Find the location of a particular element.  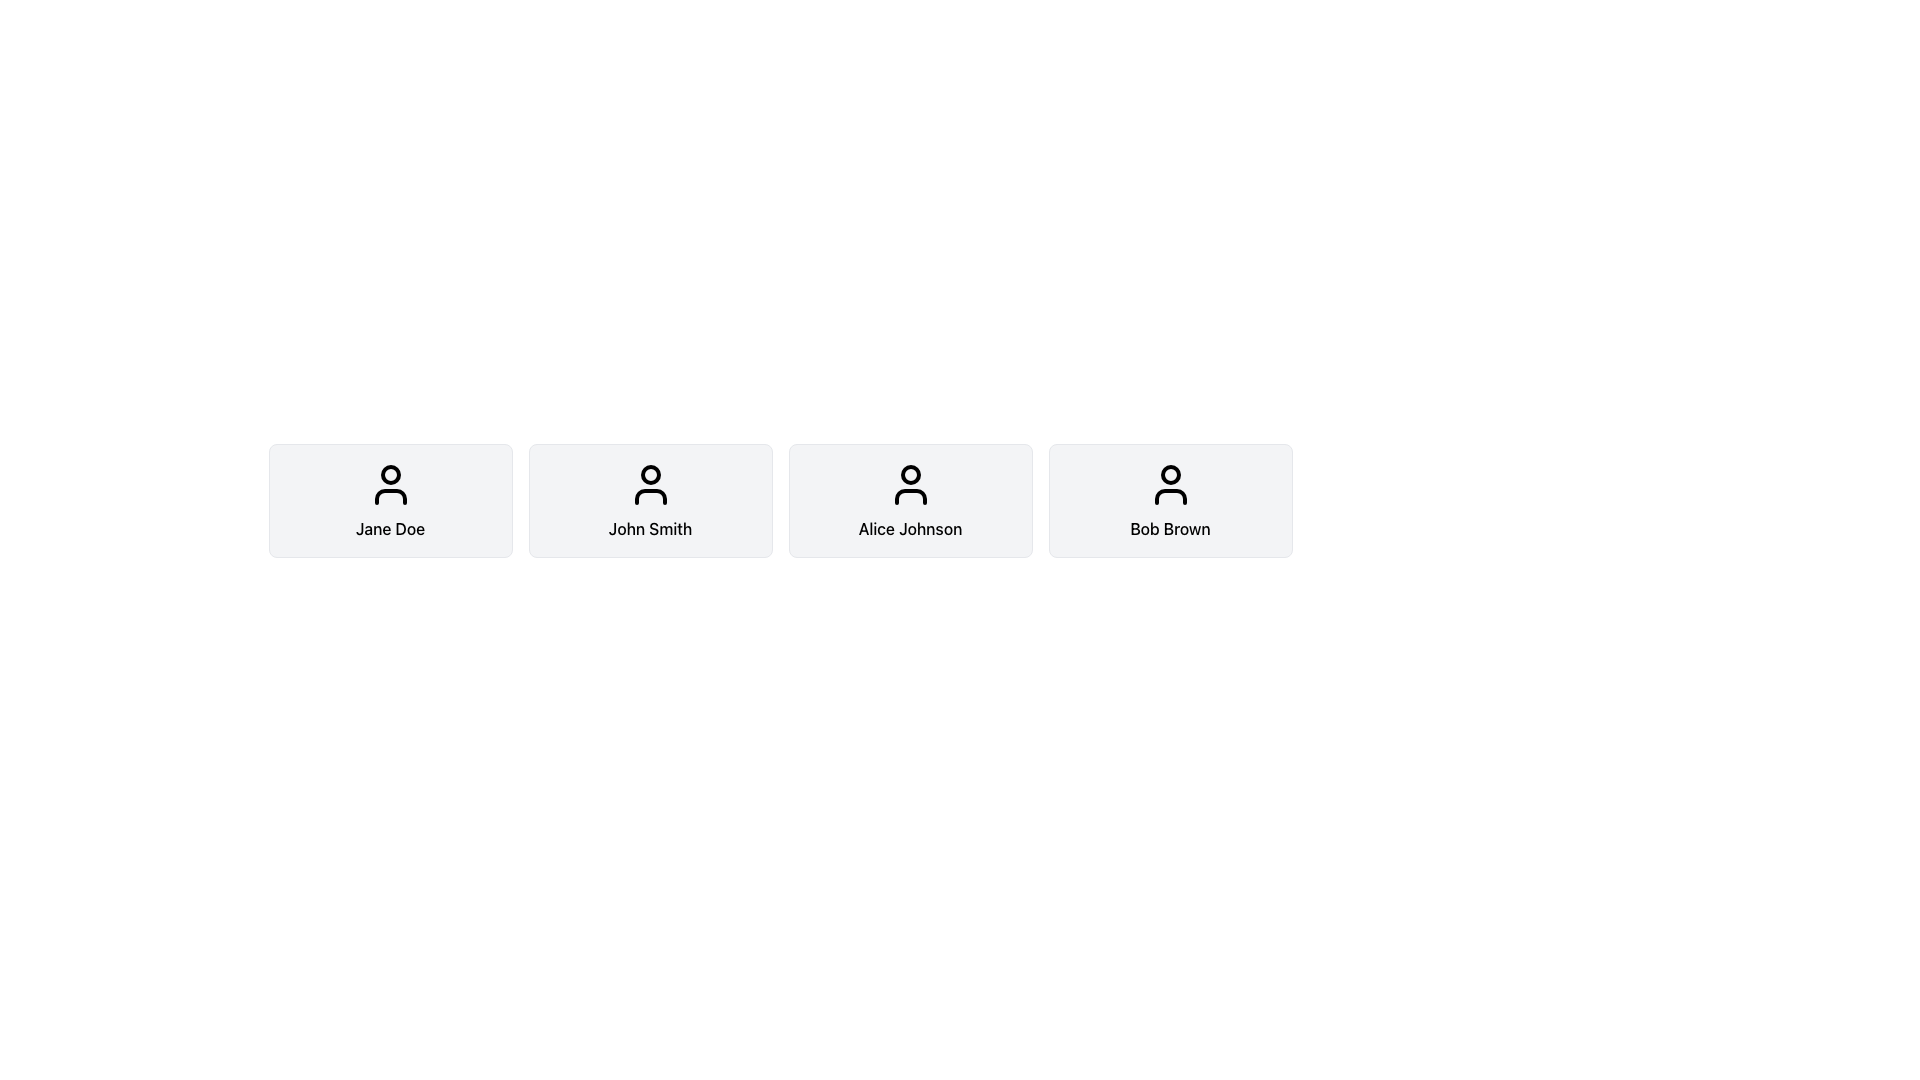

the text label displaying the name 'Bob Brown' located at the bottom of the fourth card from the left in a horizontal group of card components is located at coordinates (1170, 527).